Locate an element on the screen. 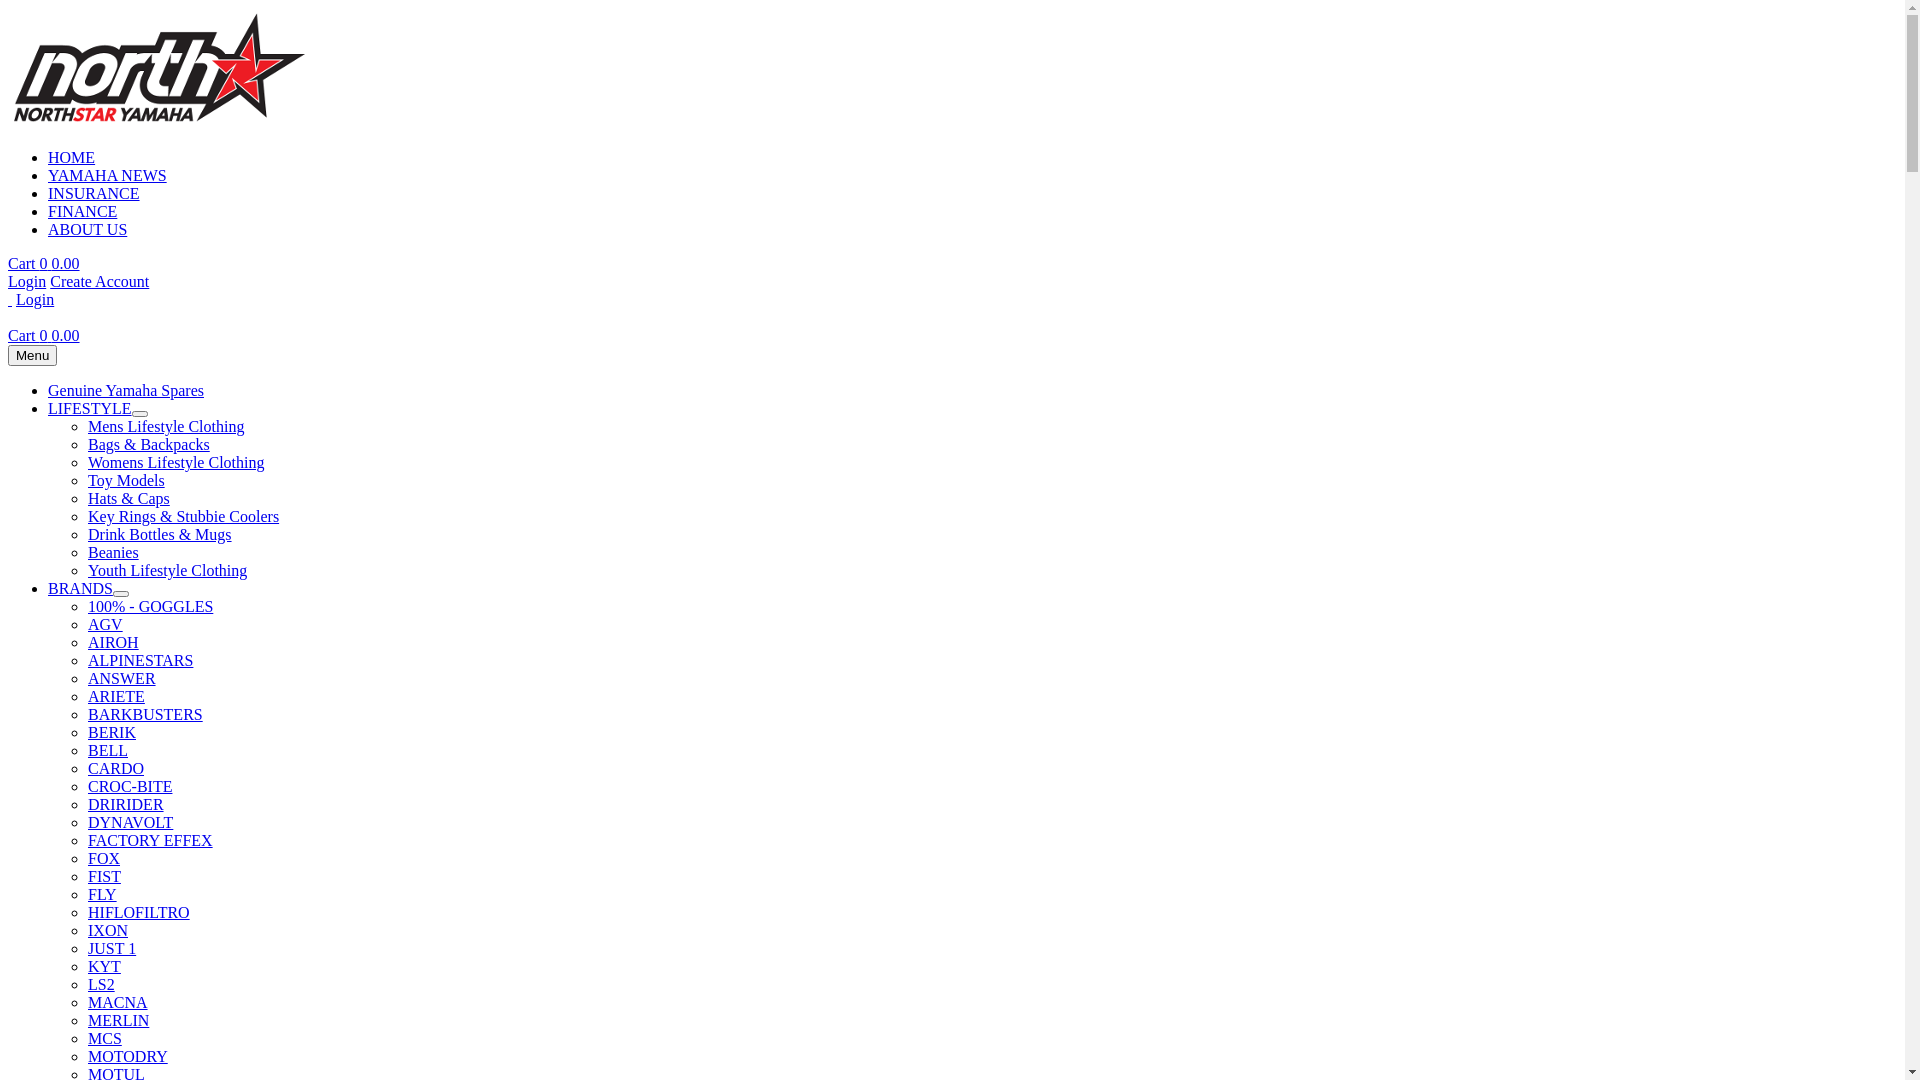 The width and height of the screenshot is (1920, 1080). 'AGV' is located at coordinates (104, 623).